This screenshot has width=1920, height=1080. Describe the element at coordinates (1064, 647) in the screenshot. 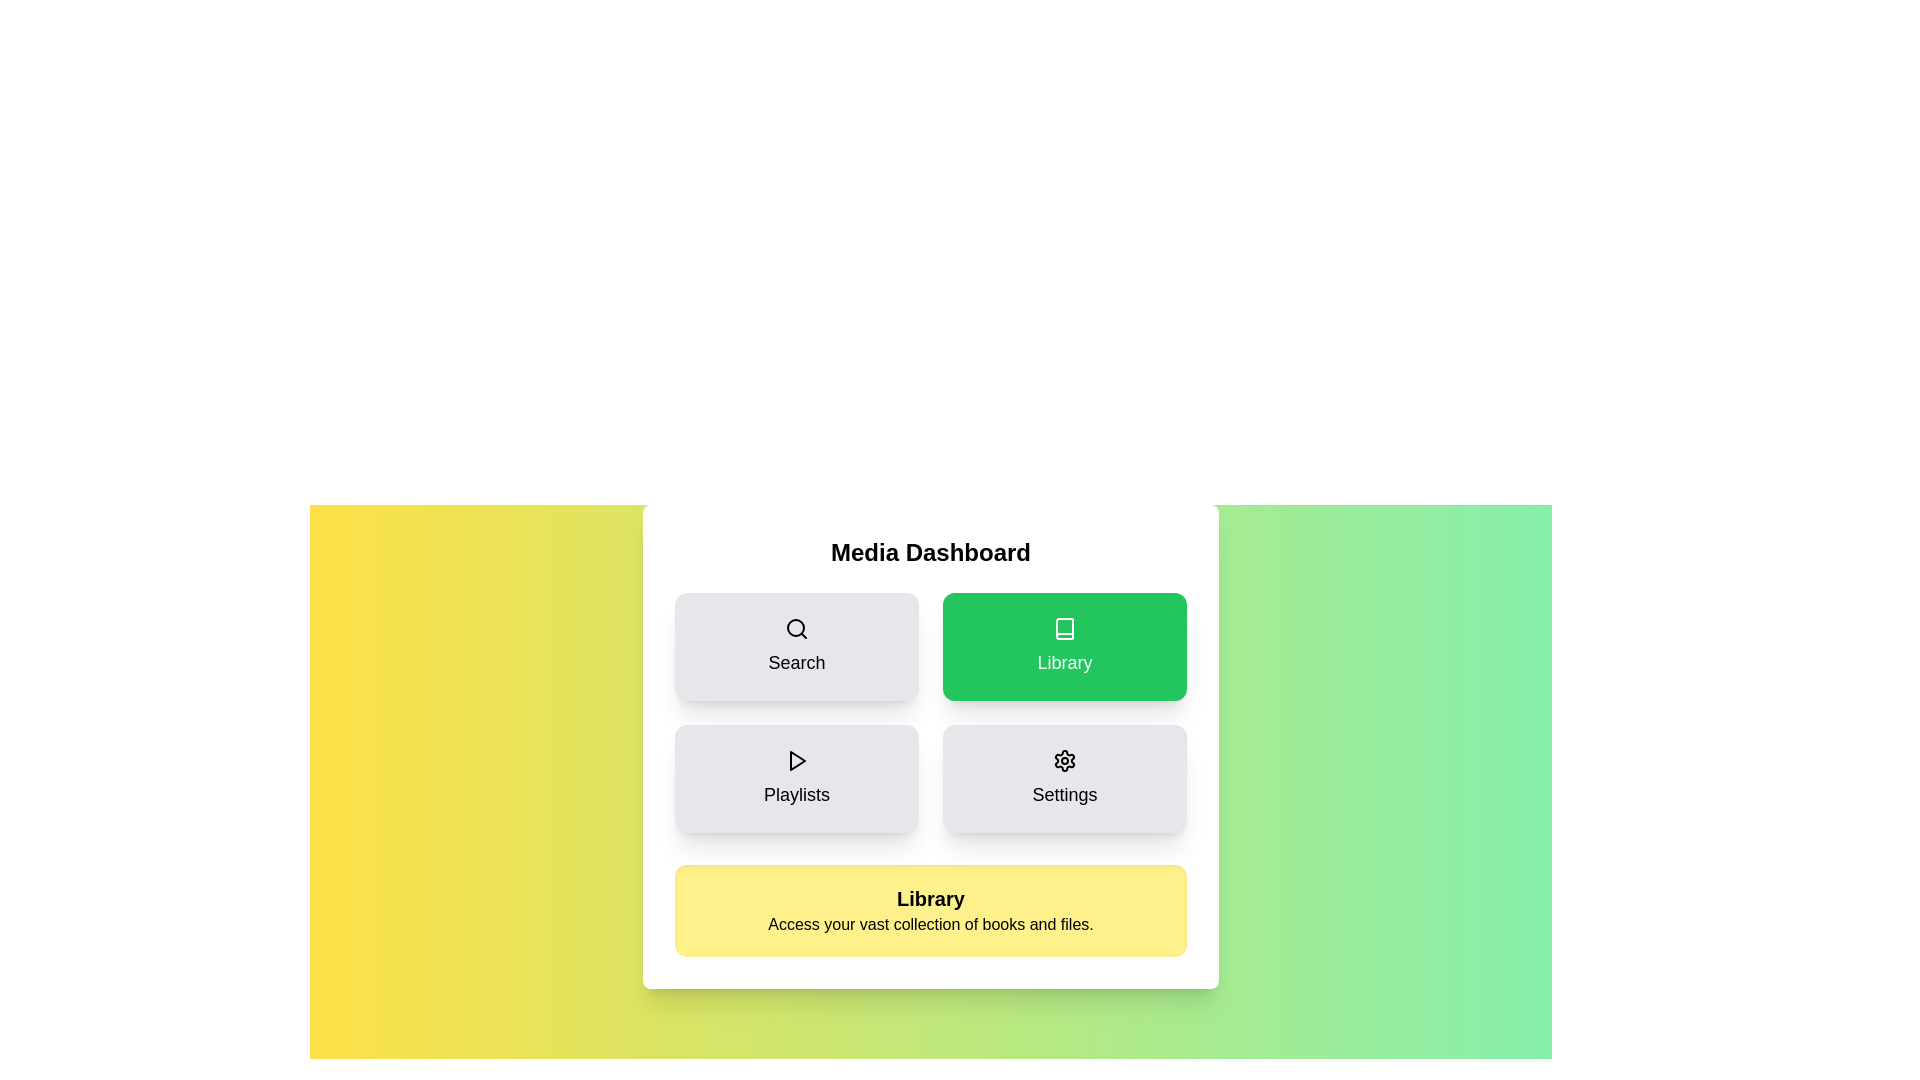

I see `the Library button to select it` at that location.